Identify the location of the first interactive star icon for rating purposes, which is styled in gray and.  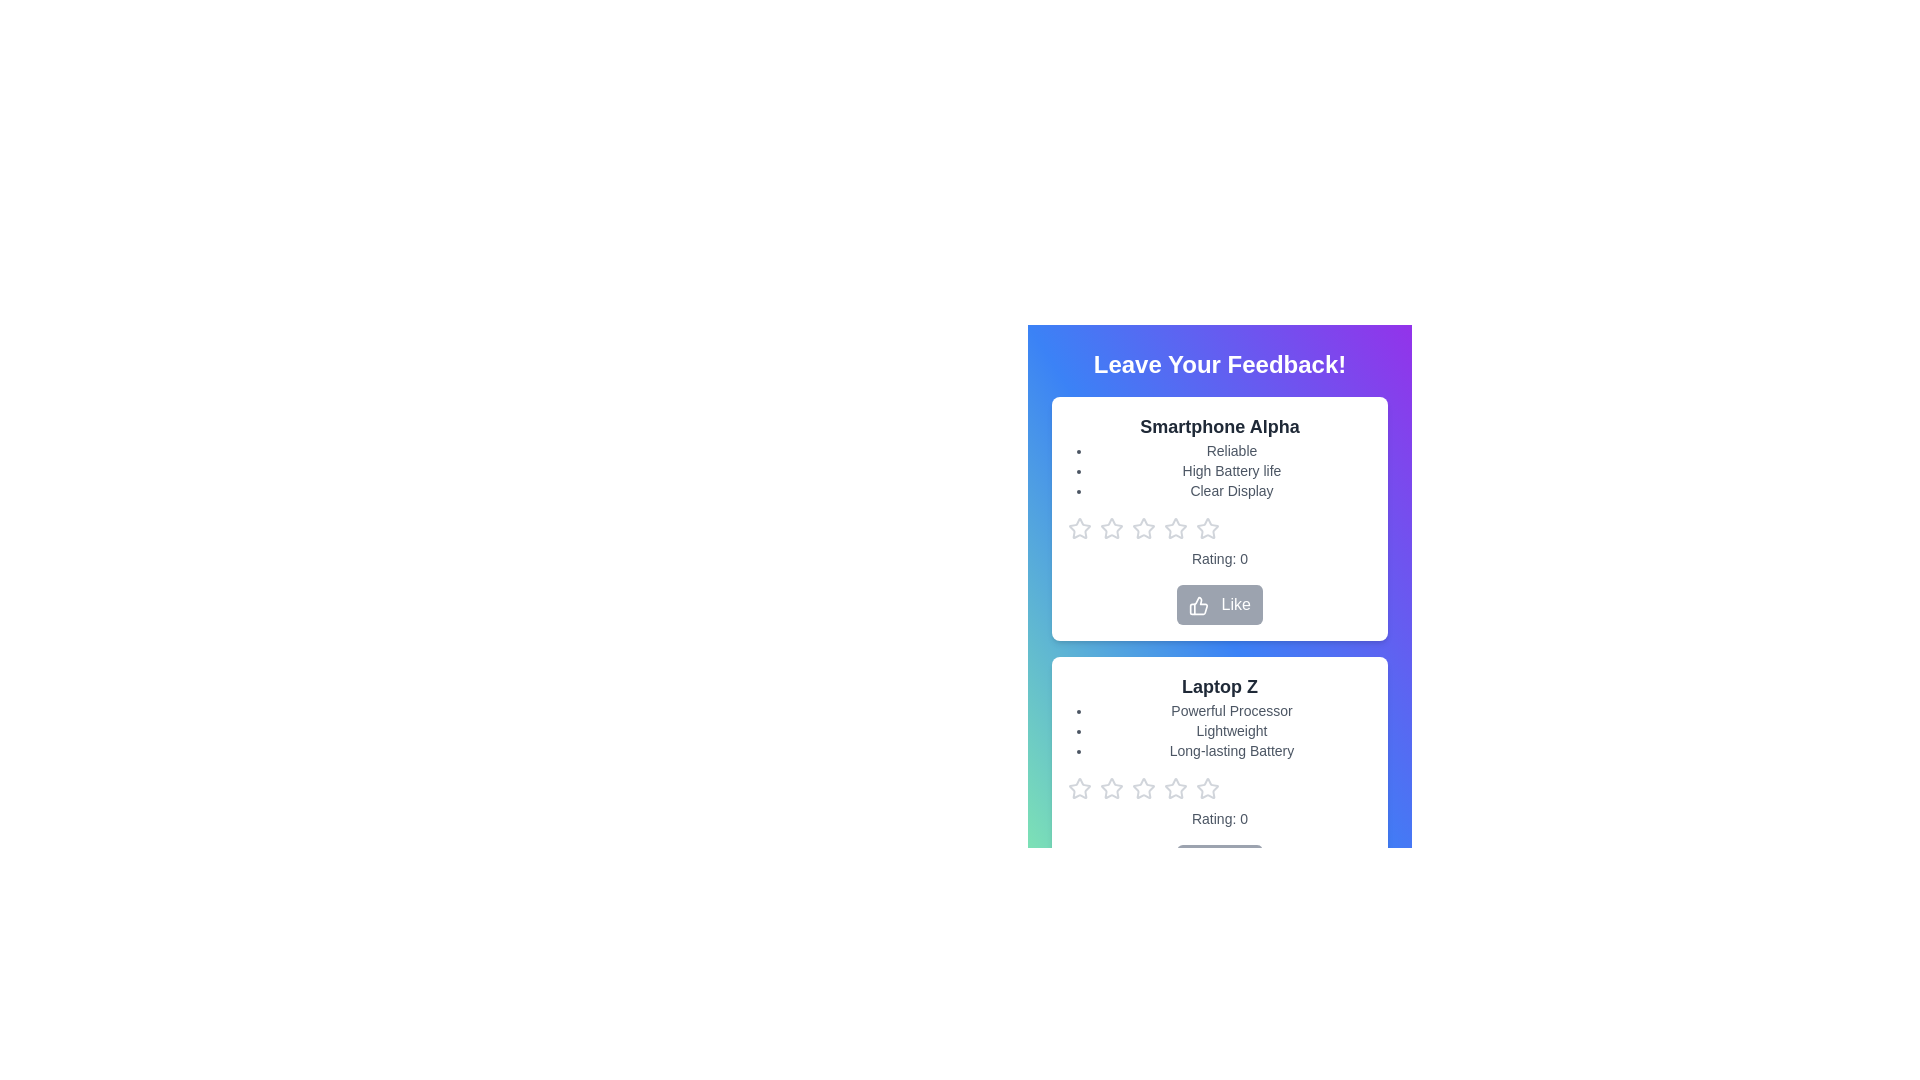
(1079, 788).